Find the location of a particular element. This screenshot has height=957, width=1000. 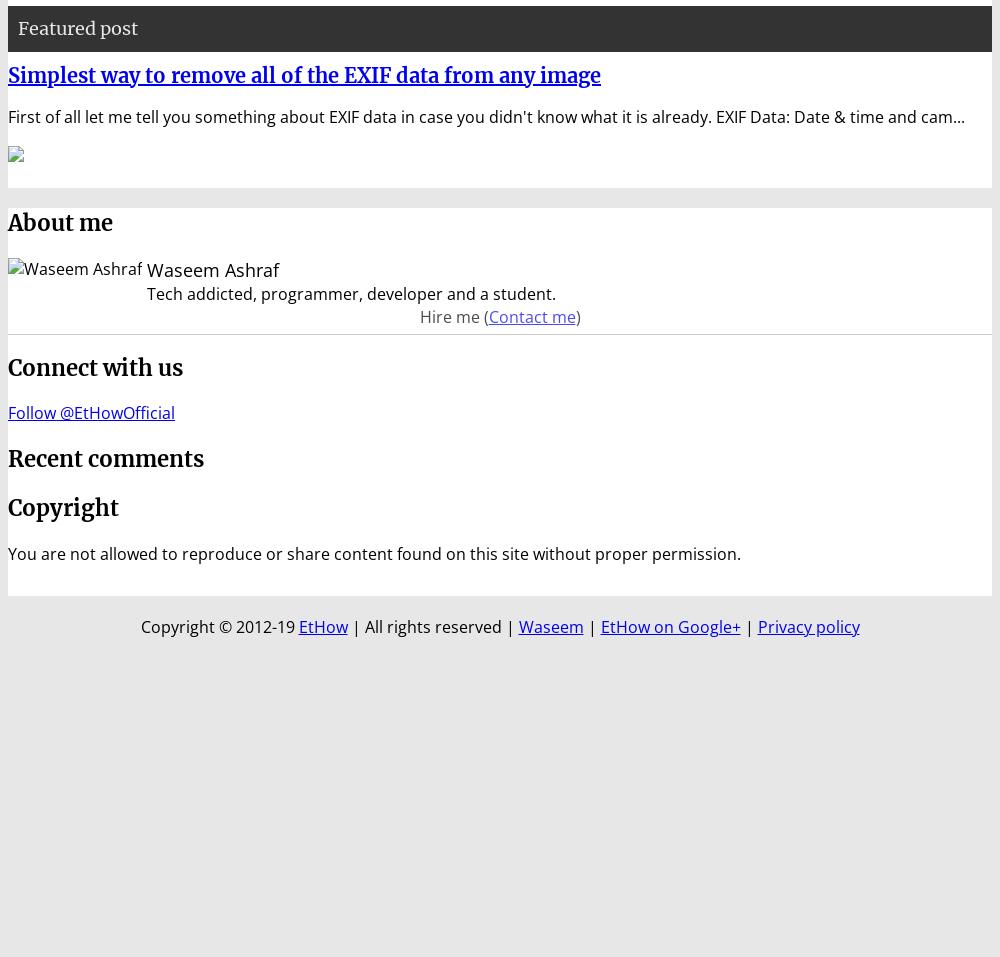

'Connect with us' is located at coordinates (94, 367).